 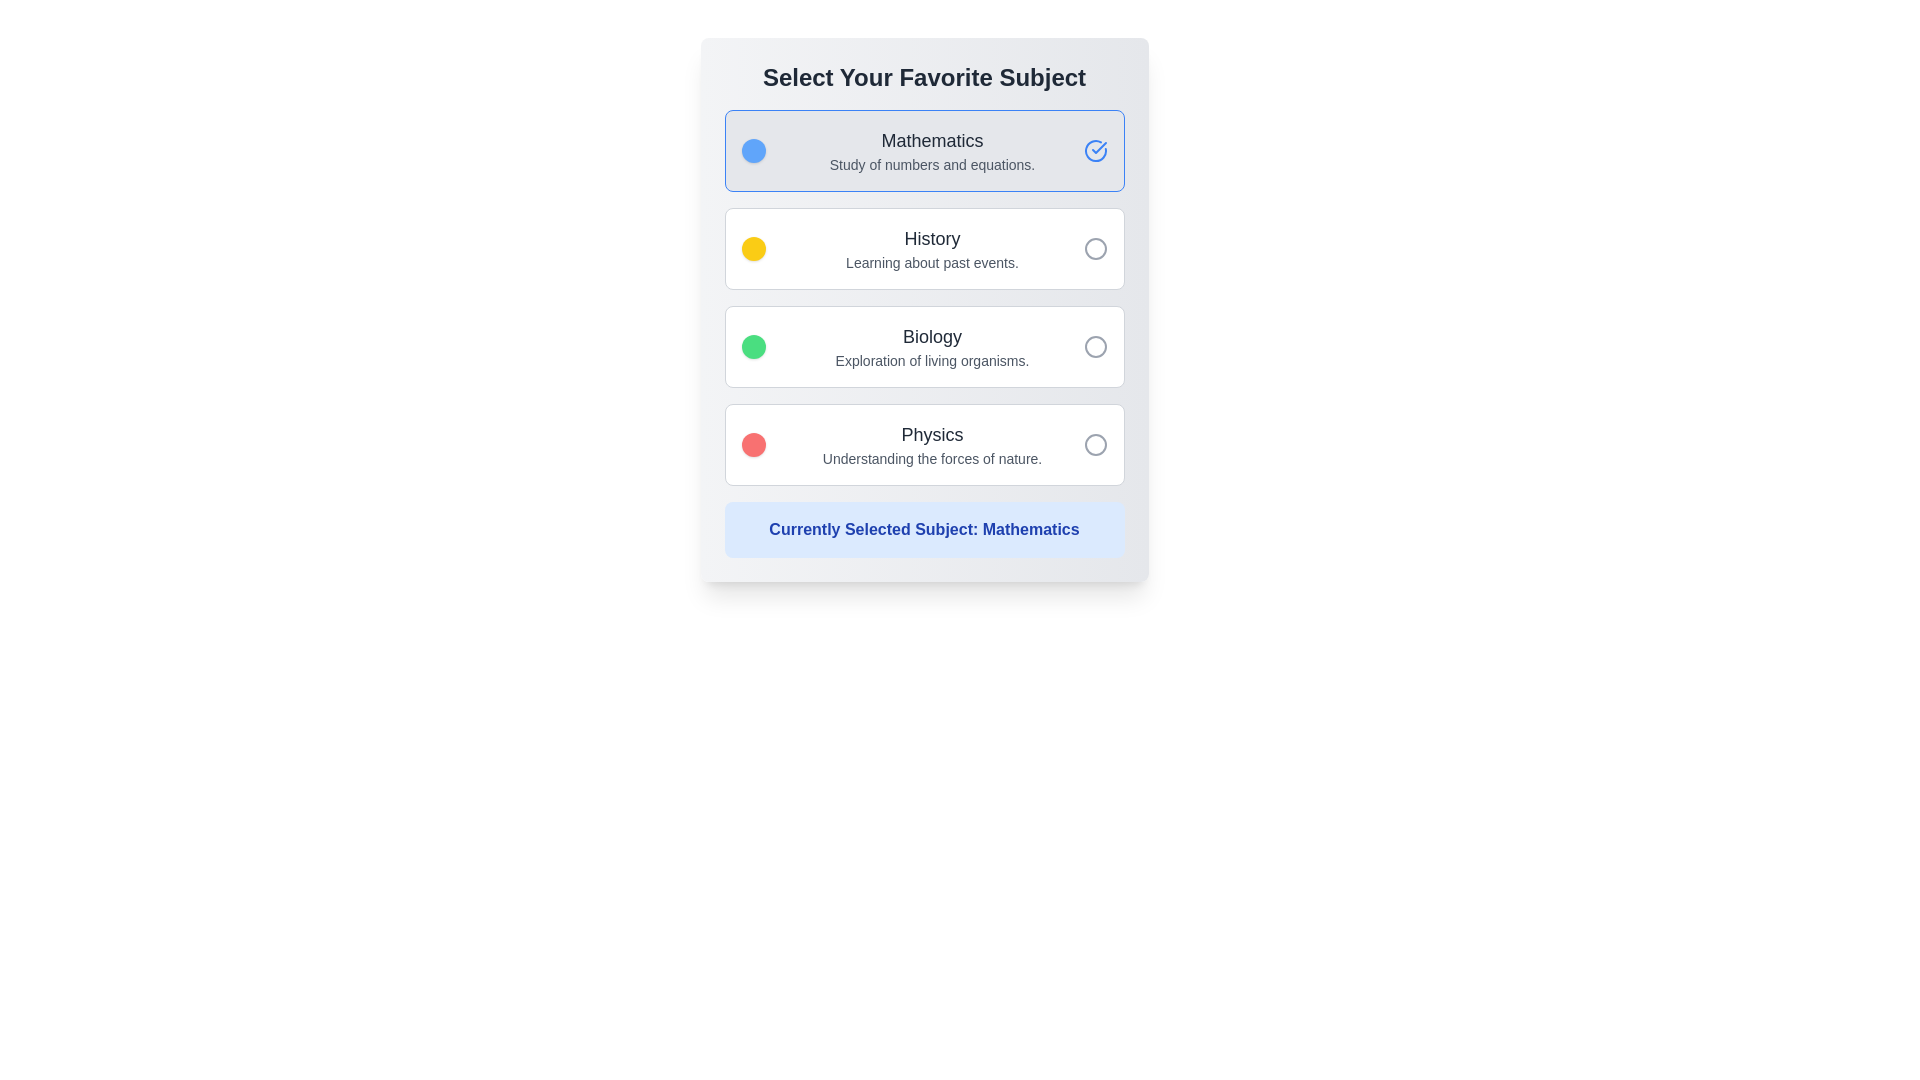 What do you see at coordinates (931, 335) in the screenshot?
I see `the static text label that serves as the title for the 'Biology' section, which is positioned above the description text 'Exploration of living organisms.'` at bounding box center [931, 335].